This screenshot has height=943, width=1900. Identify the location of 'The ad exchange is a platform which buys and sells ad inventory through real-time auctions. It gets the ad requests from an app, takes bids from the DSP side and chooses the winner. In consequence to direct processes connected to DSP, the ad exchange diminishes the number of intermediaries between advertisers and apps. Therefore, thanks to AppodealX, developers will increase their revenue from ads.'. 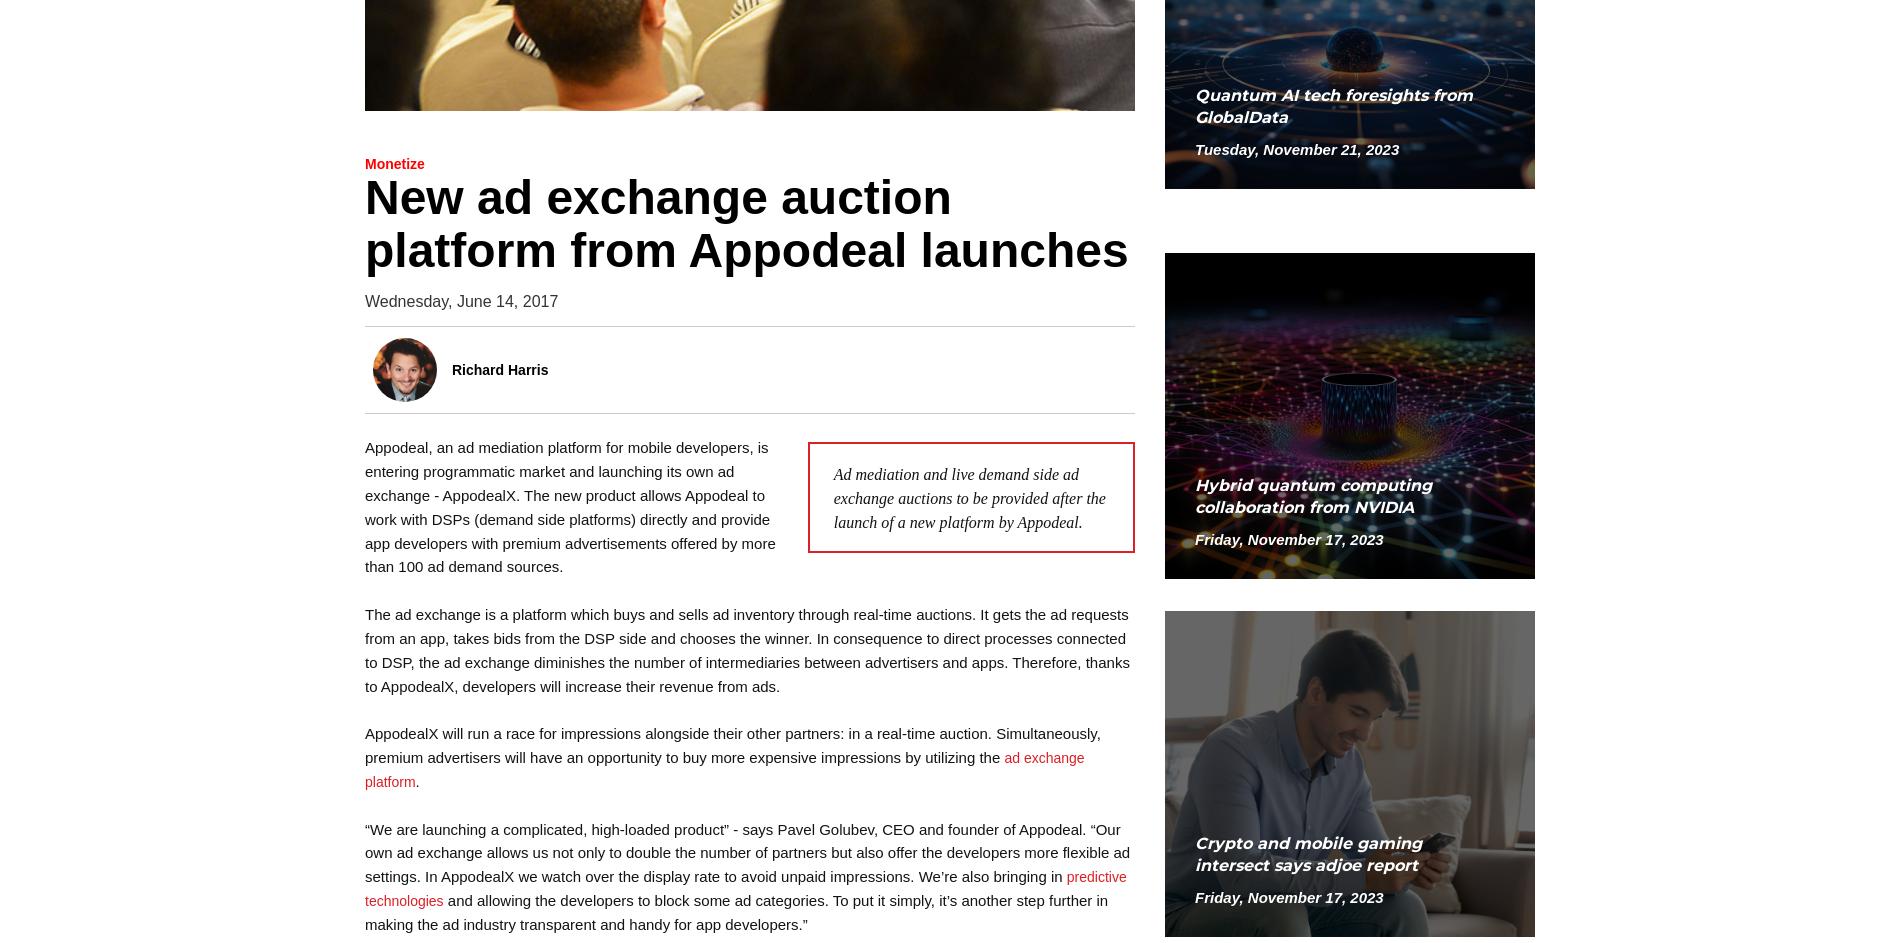
(746, 650).